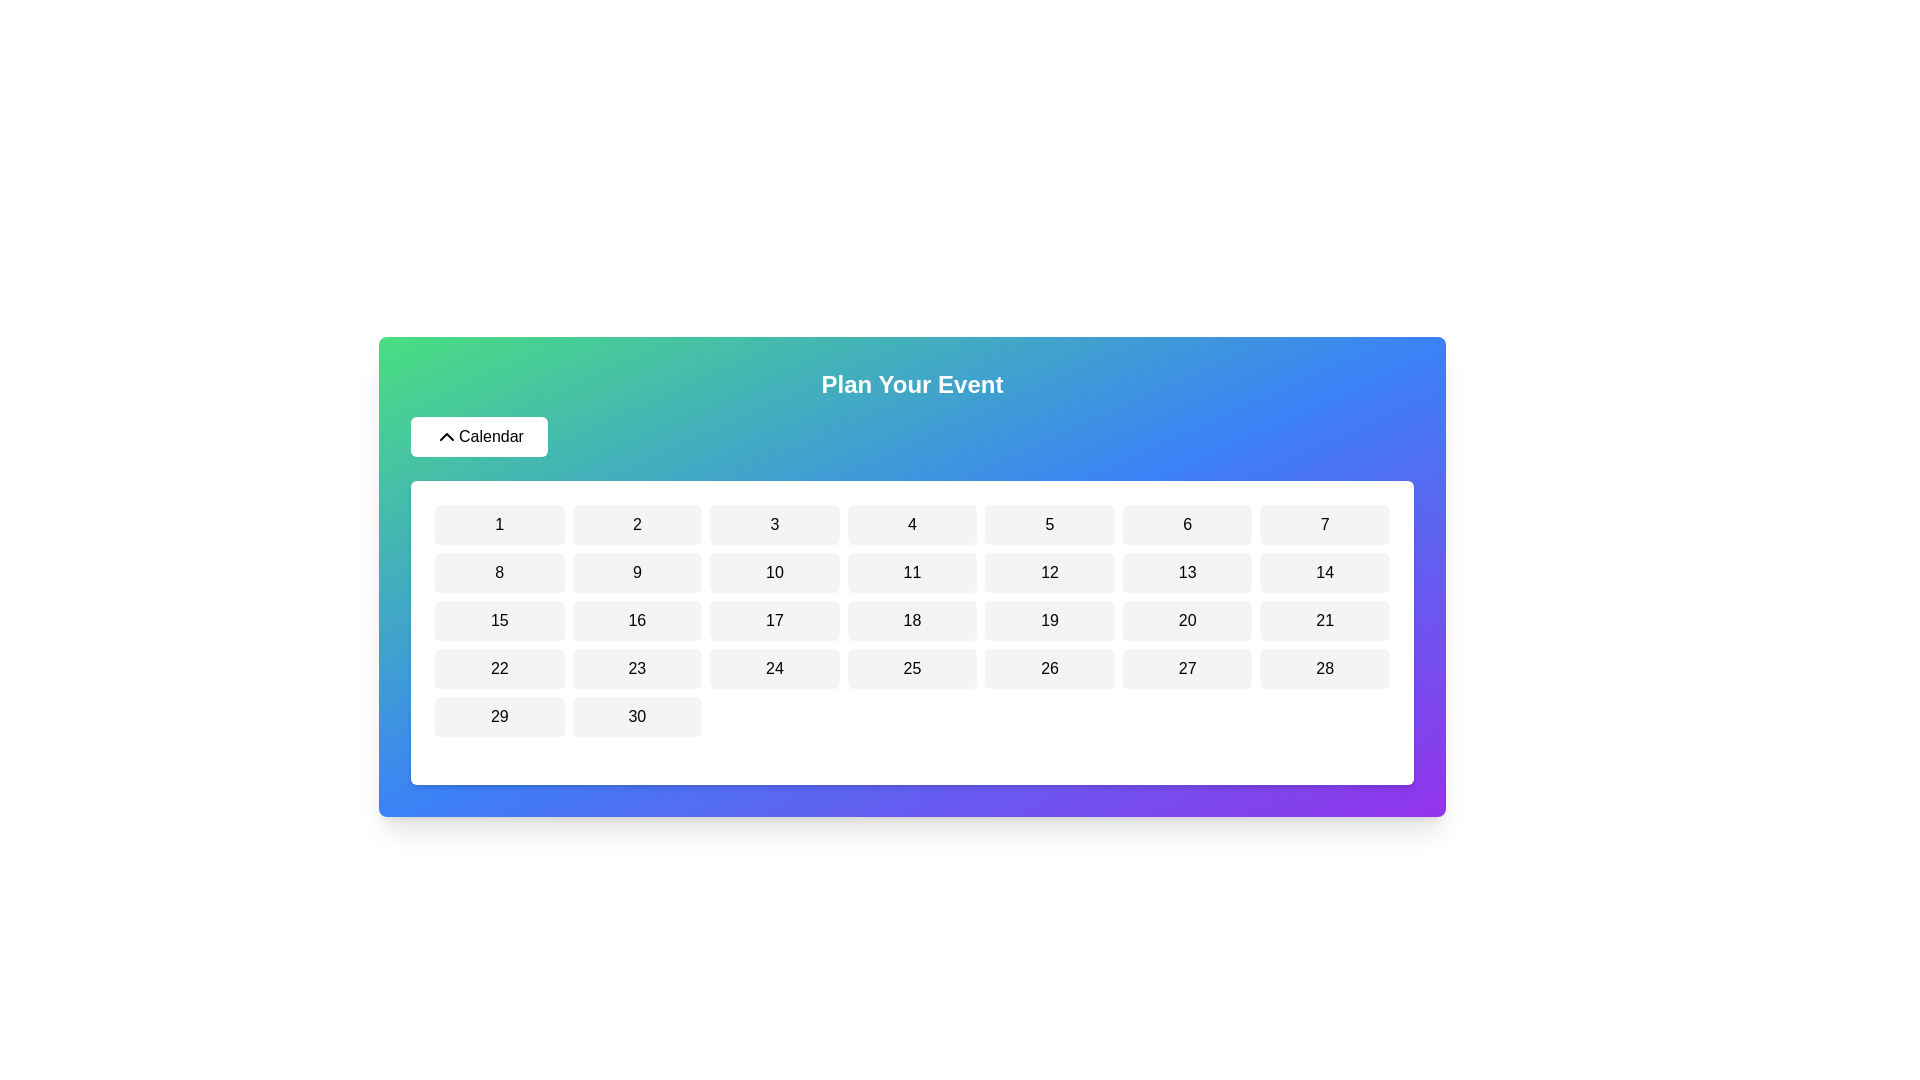 The width and height of the screenshot is (1920, 1080). Describe the element at coordinates (636, 523) in the screenshot. I see `the '2' button, which is the second button in a grid layout` at that location.